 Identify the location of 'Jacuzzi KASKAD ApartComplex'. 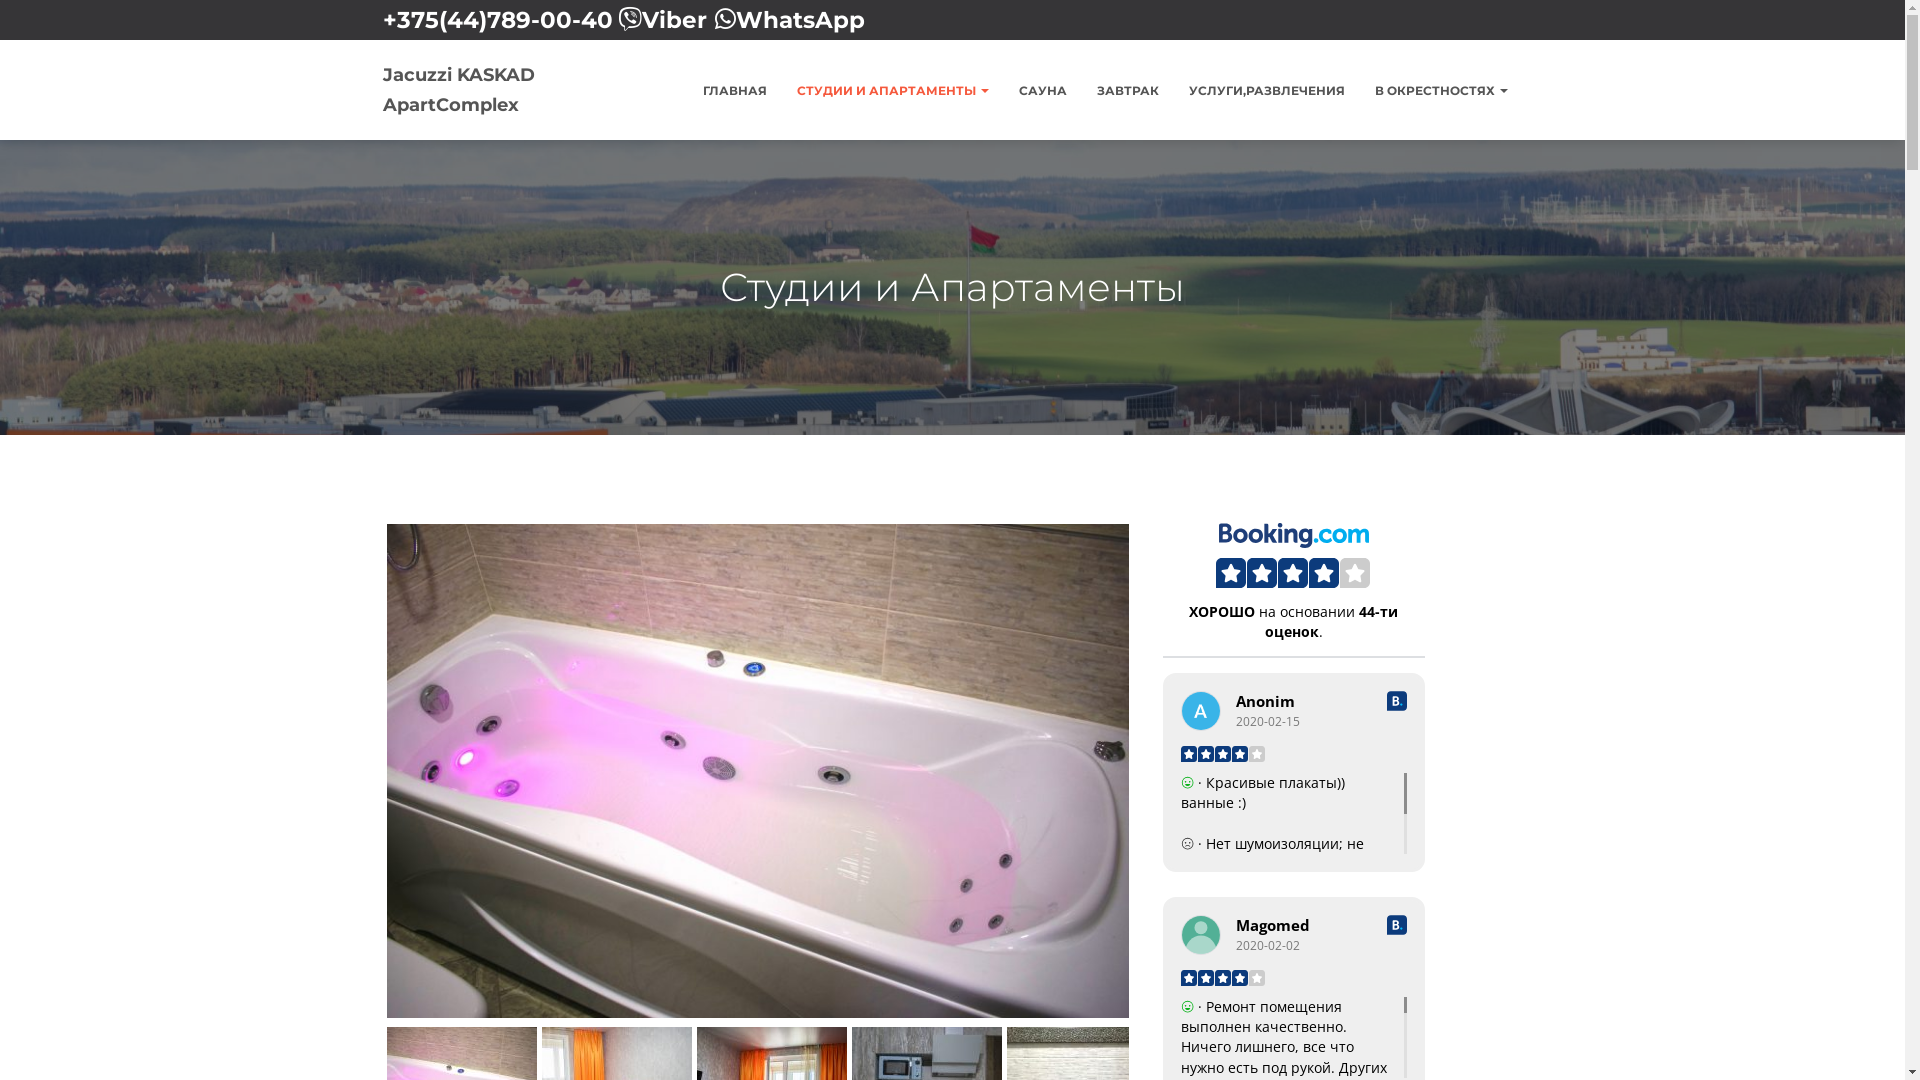
(500, 88).